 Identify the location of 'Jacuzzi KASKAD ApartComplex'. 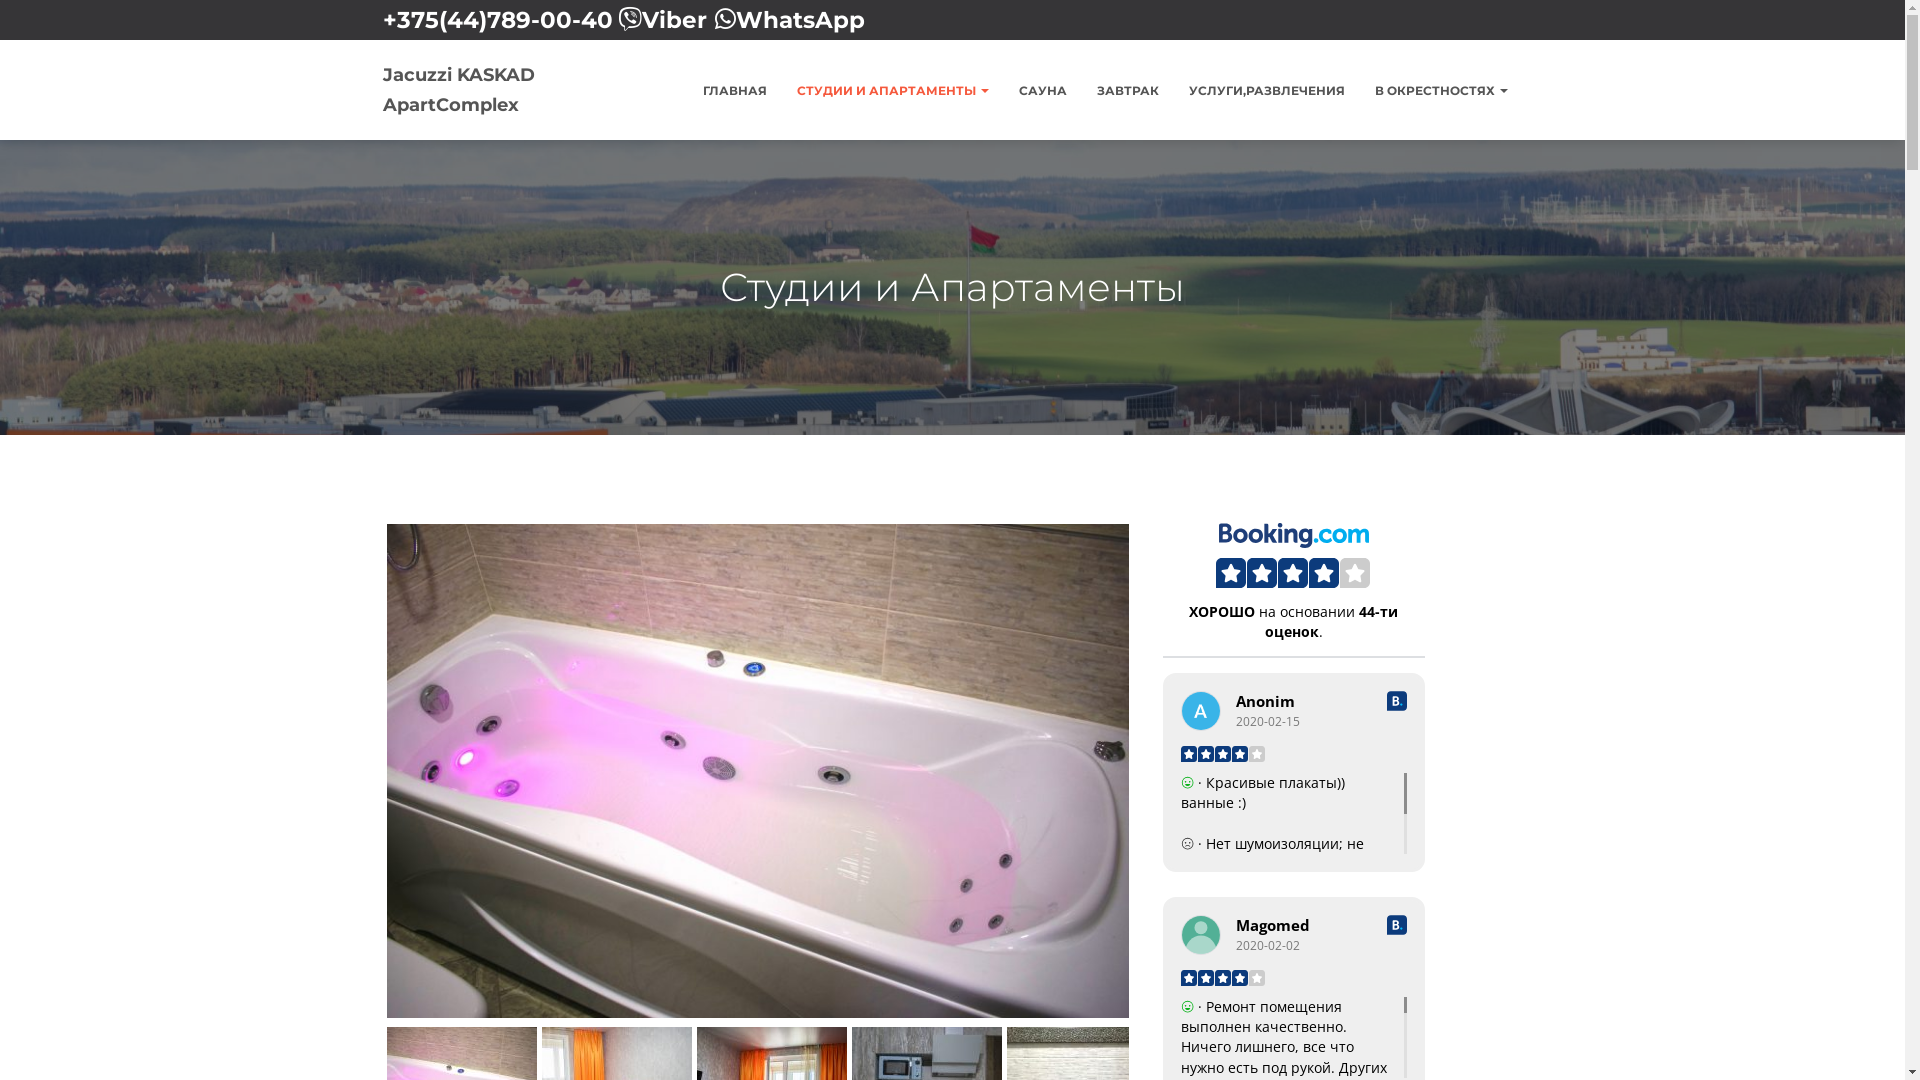
(500, 88).